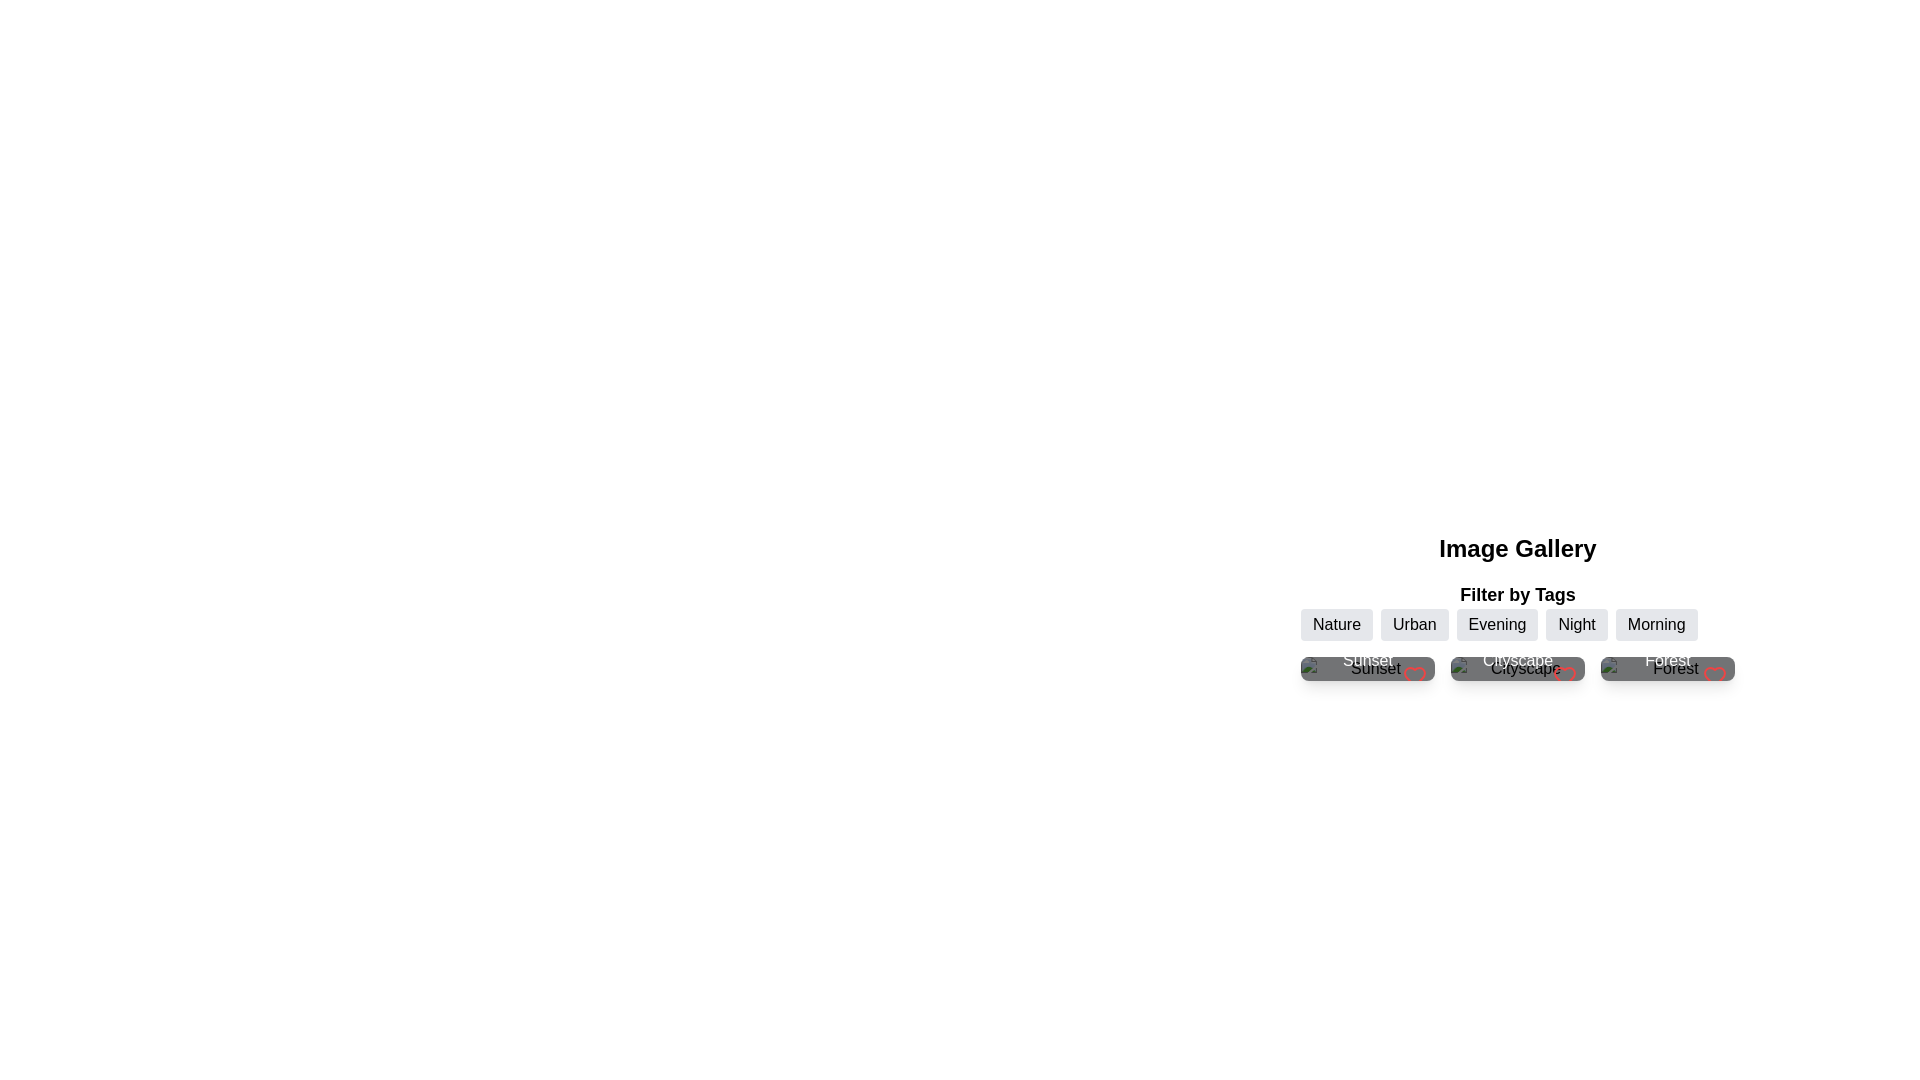 The image size is (1920, 1080). What do you see at coordinates (1367, 660) in the screenshot?
I see `the 'Sunset' text label, which is a rectangle-shaped overlay with a black transparent background located at the bottom of an image tile in the leftmost column` at bounding box center [1367, 660].